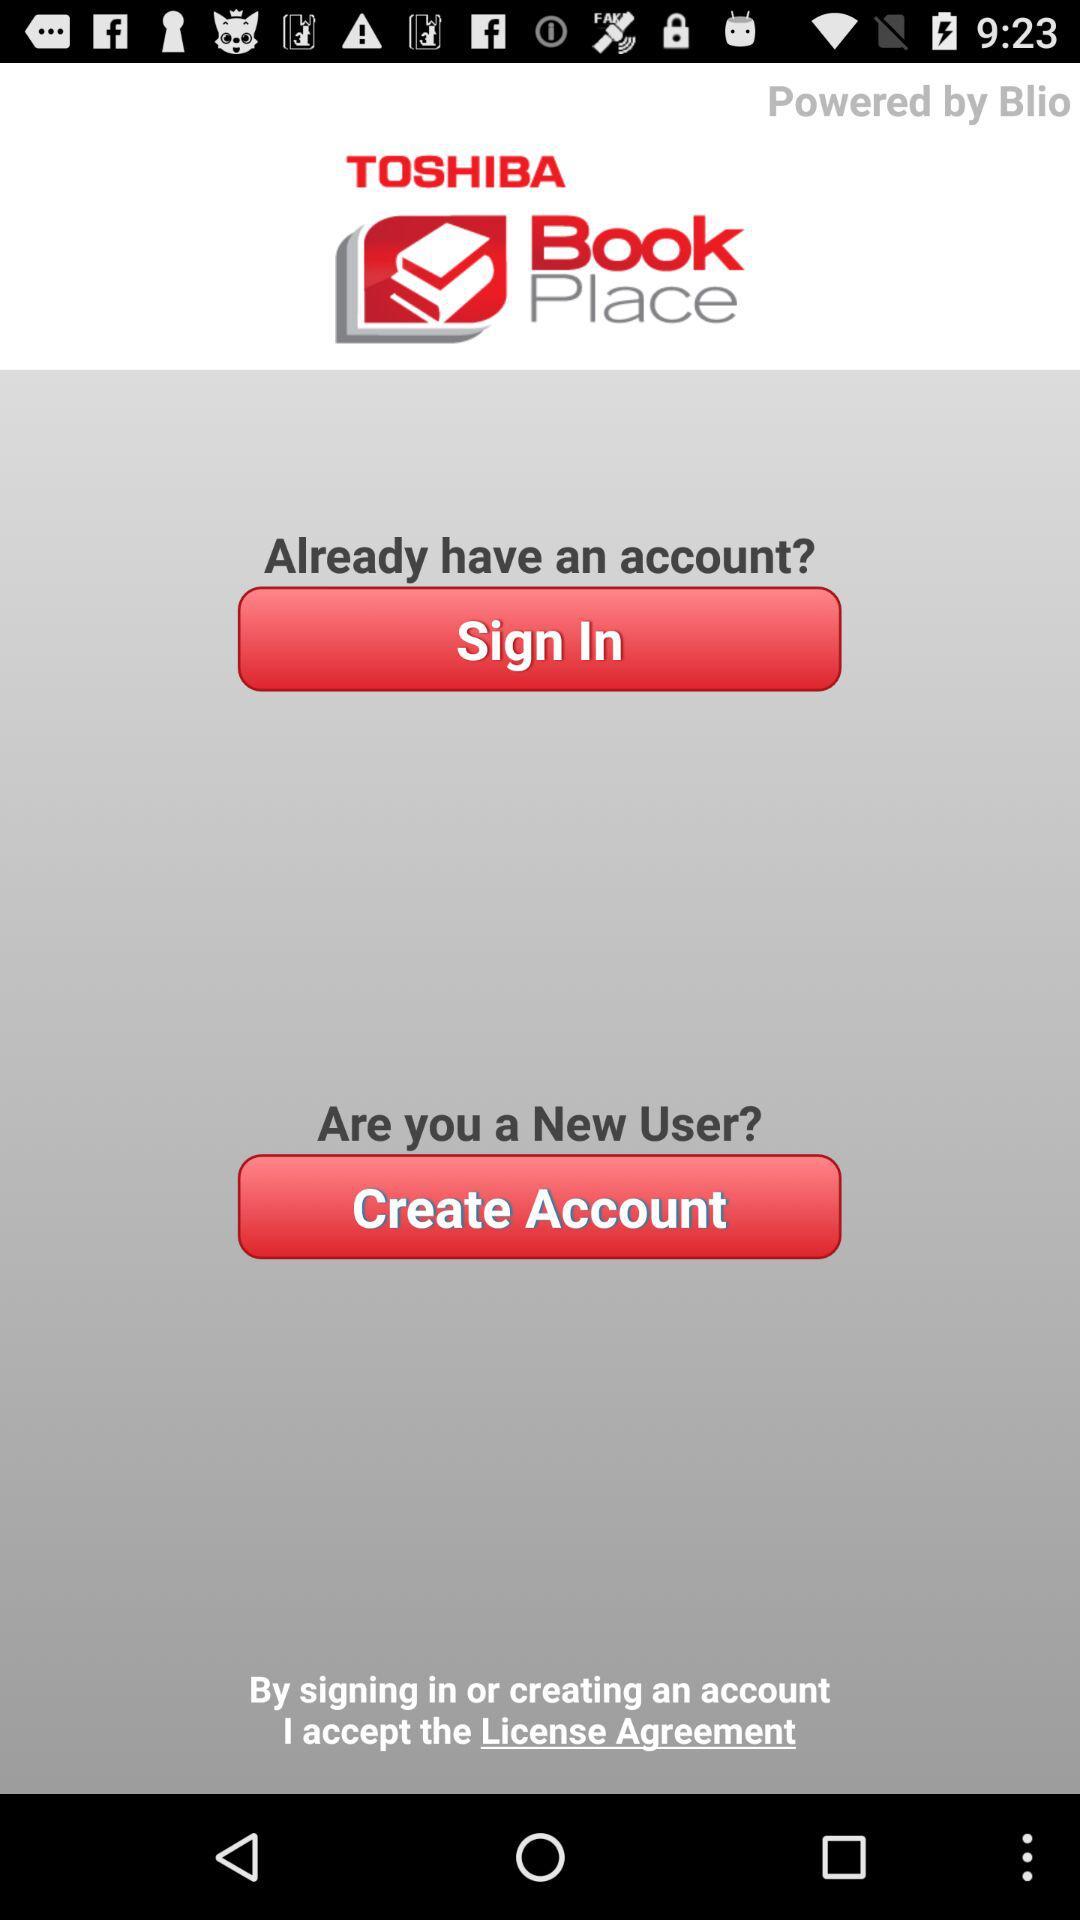 This screenshot has height=1920, width=1080. What do you see at coordinates (538, 637) in the screenshot?
I see `the item above the are you a` at bounding box center [538, 637].